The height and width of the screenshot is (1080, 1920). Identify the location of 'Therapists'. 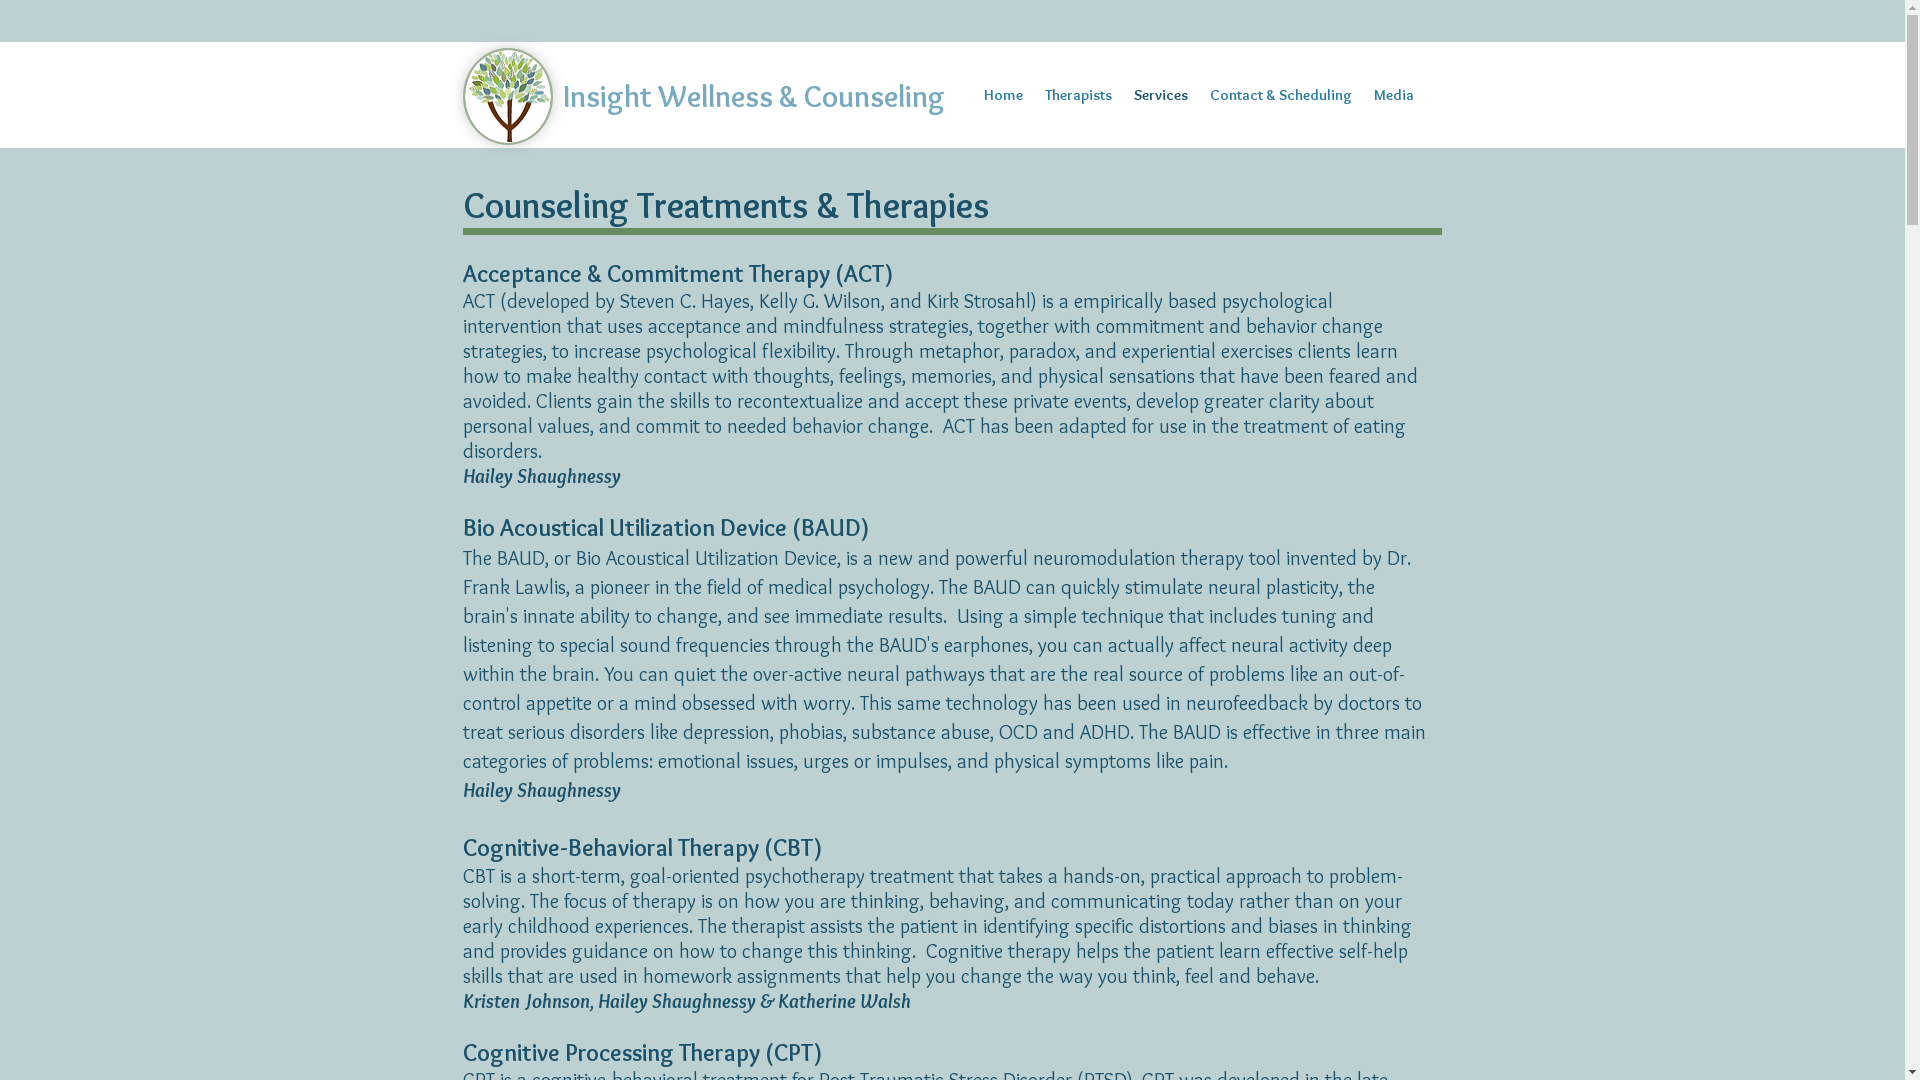
(1077, 95).